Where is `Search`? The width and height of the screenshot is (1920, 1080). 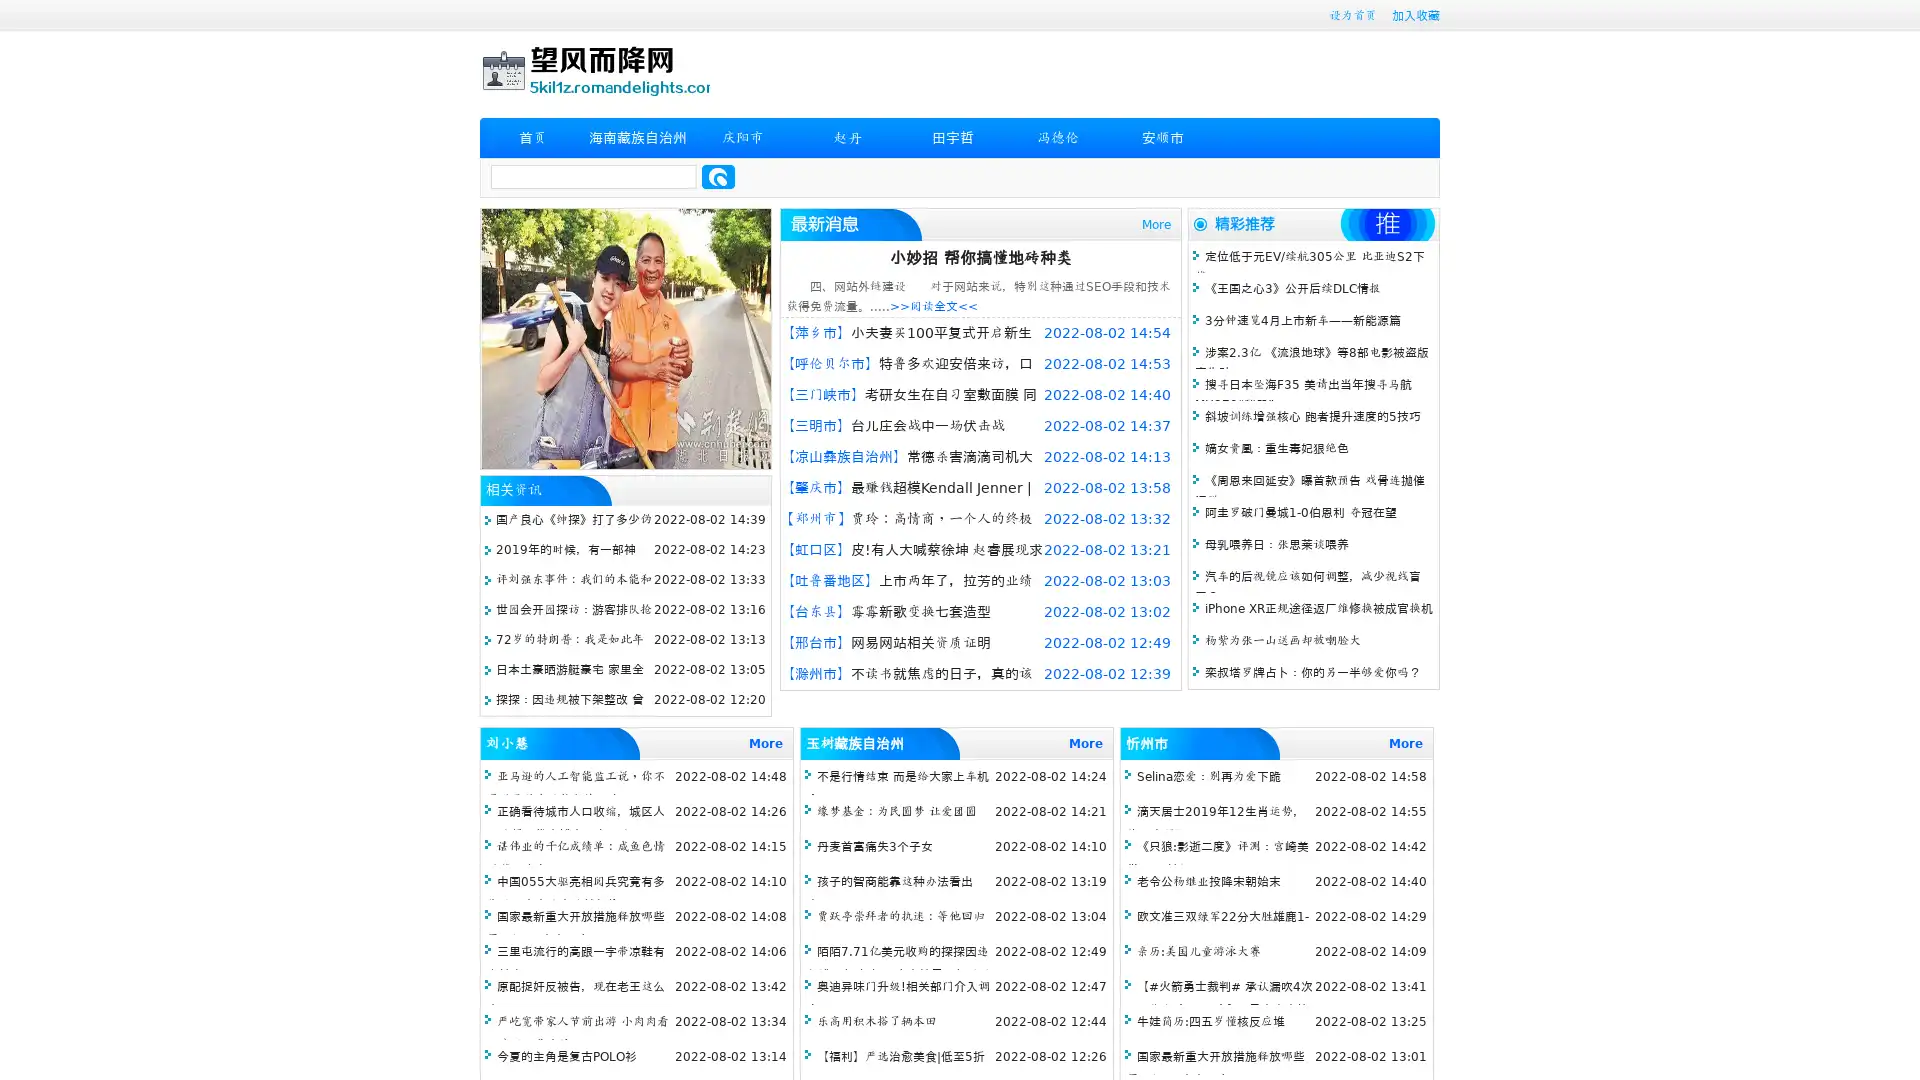 Search is located at coordinates (718, 176).